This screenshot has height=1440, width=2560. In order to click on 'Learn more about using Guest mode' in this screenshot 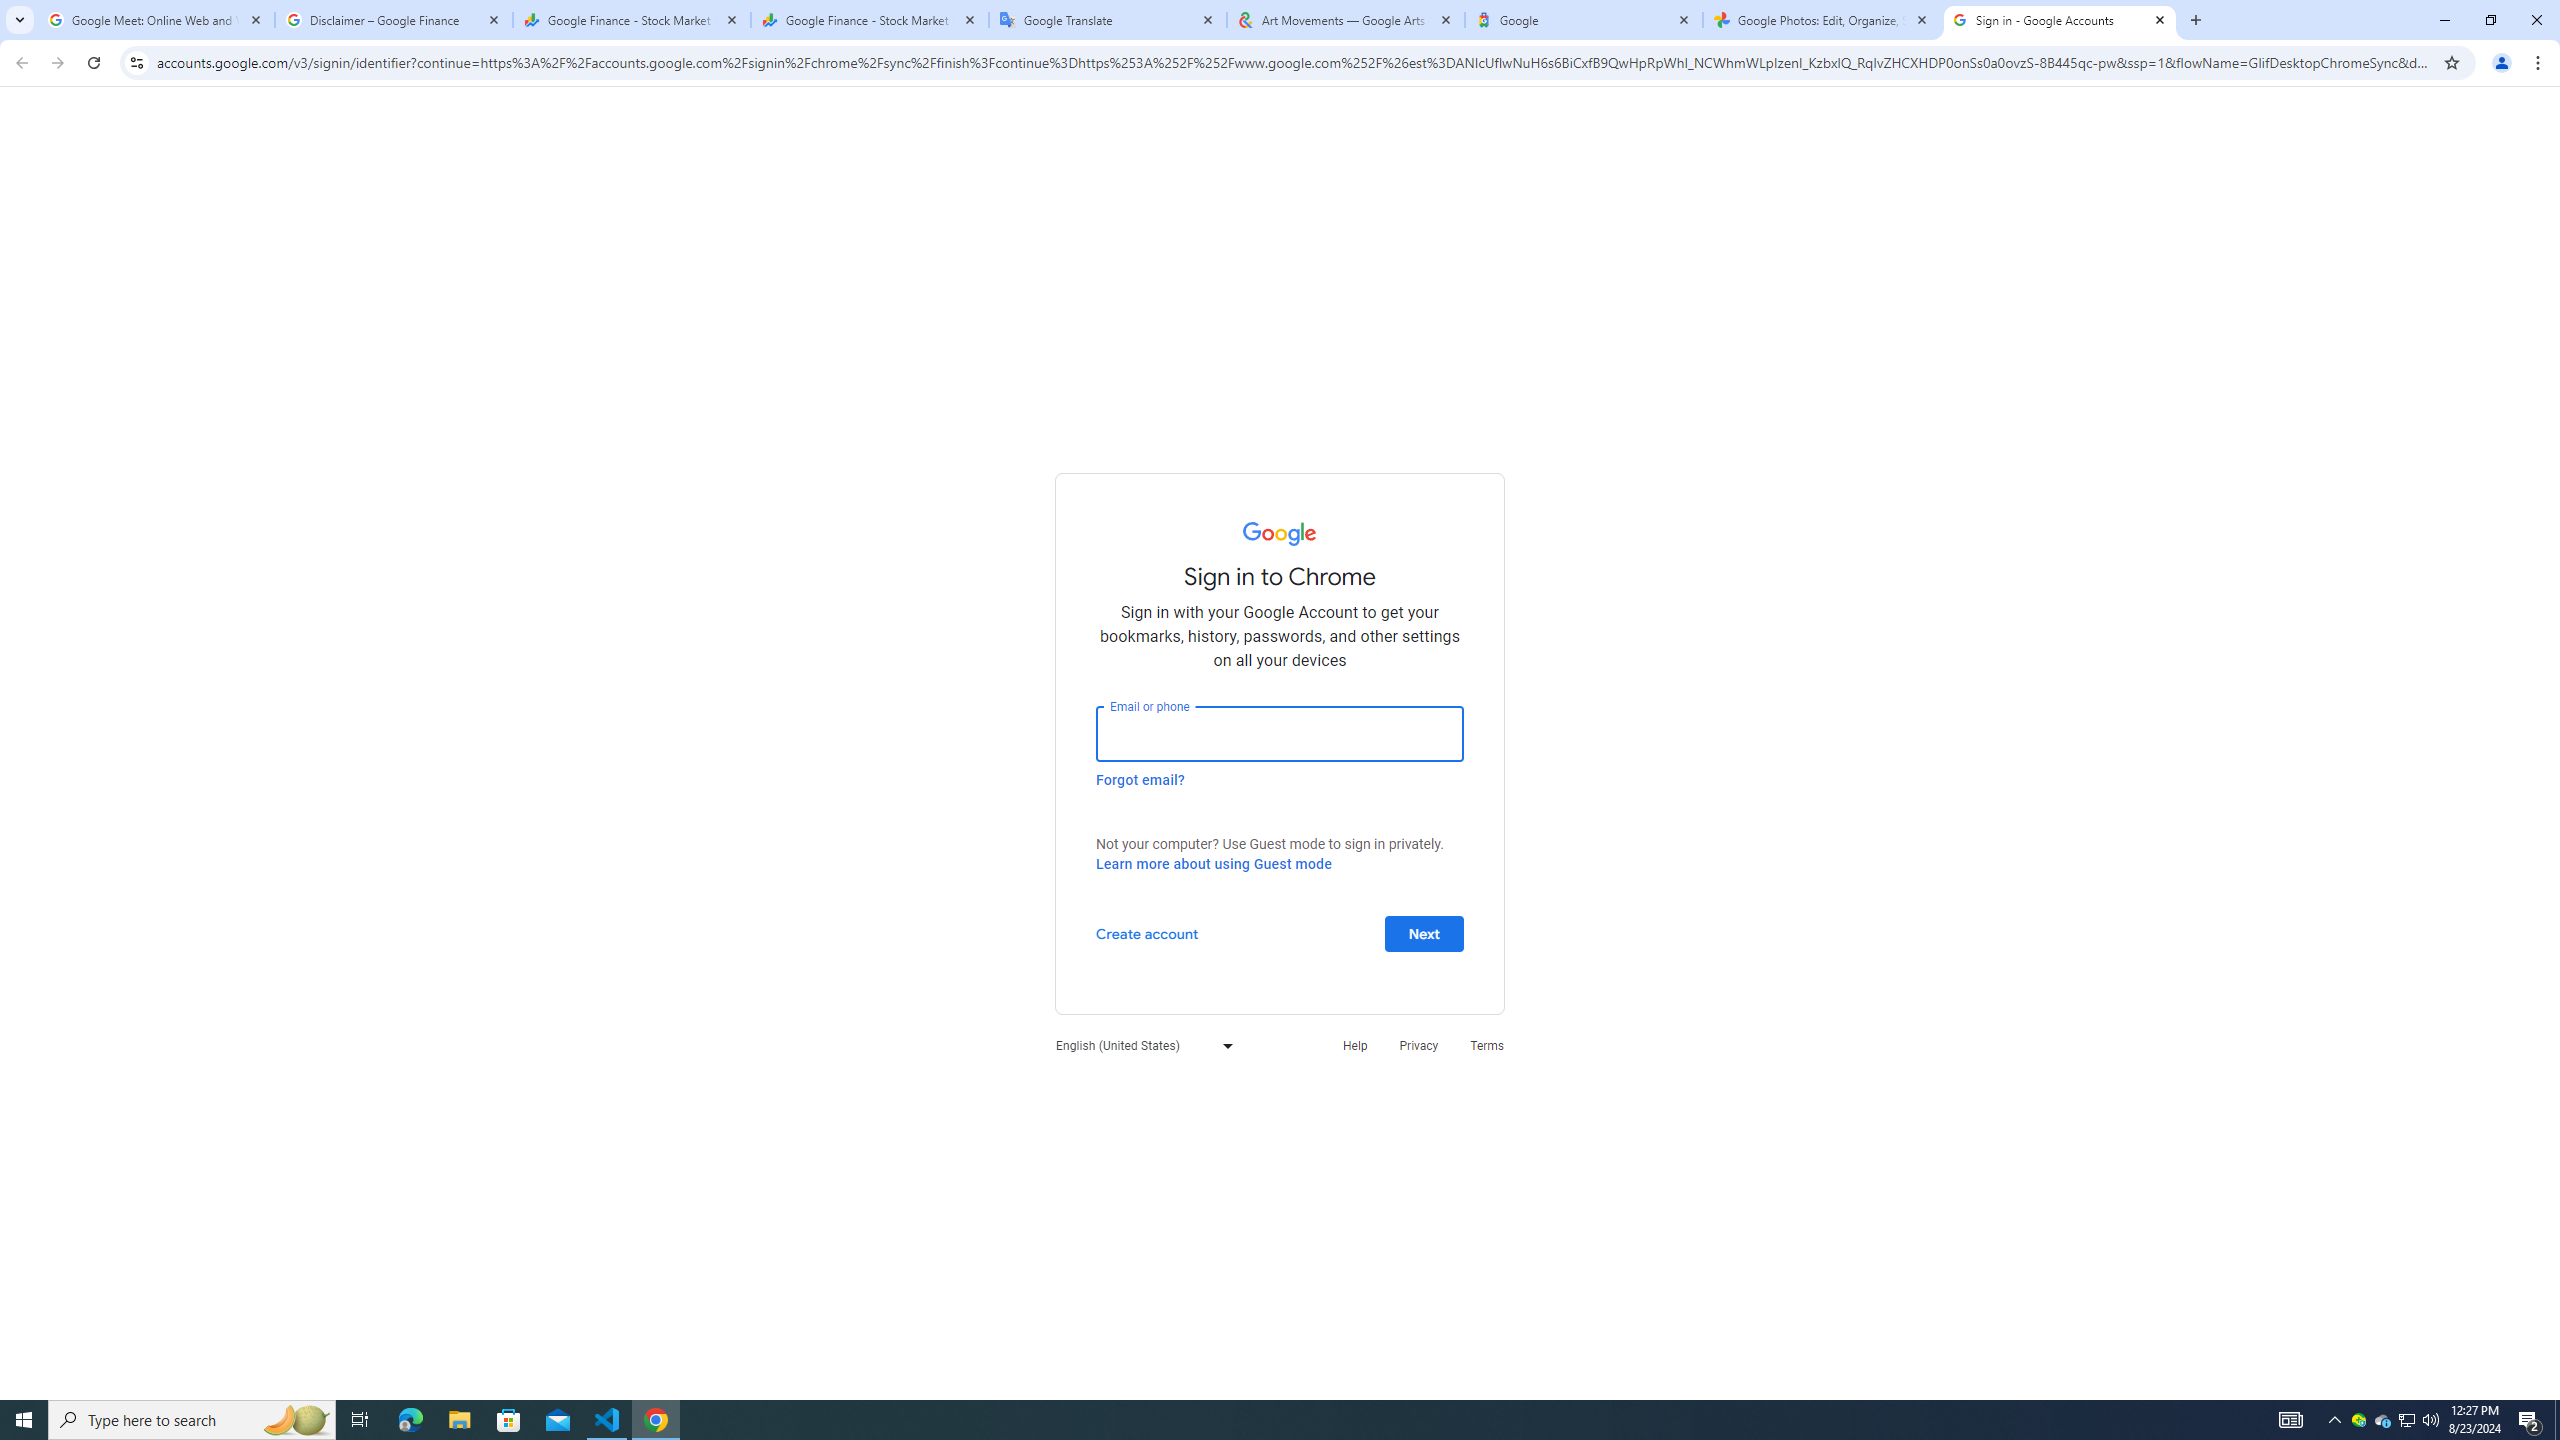, I will do `click(1212, 863)`.